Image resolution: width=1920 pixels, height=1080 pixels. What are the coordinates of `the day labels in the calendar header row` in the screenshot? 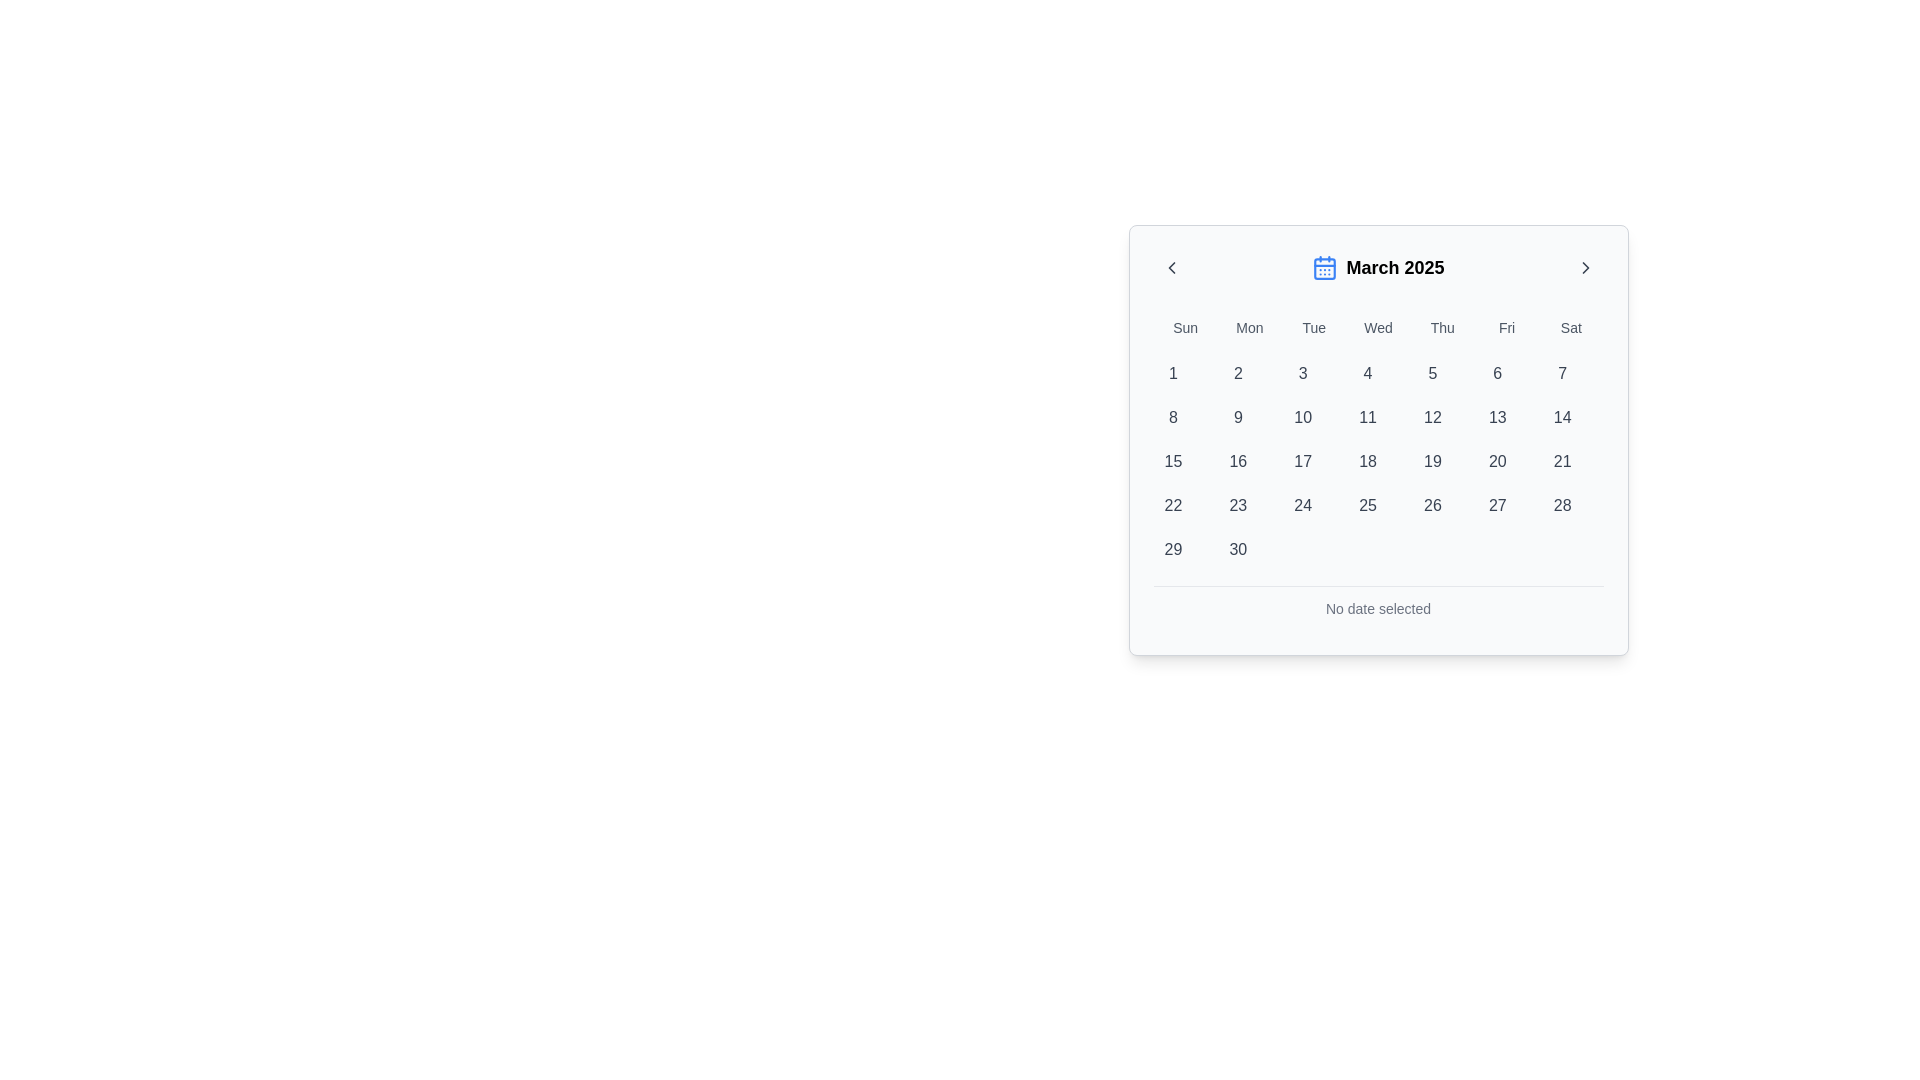 It's located at (1377, 326).